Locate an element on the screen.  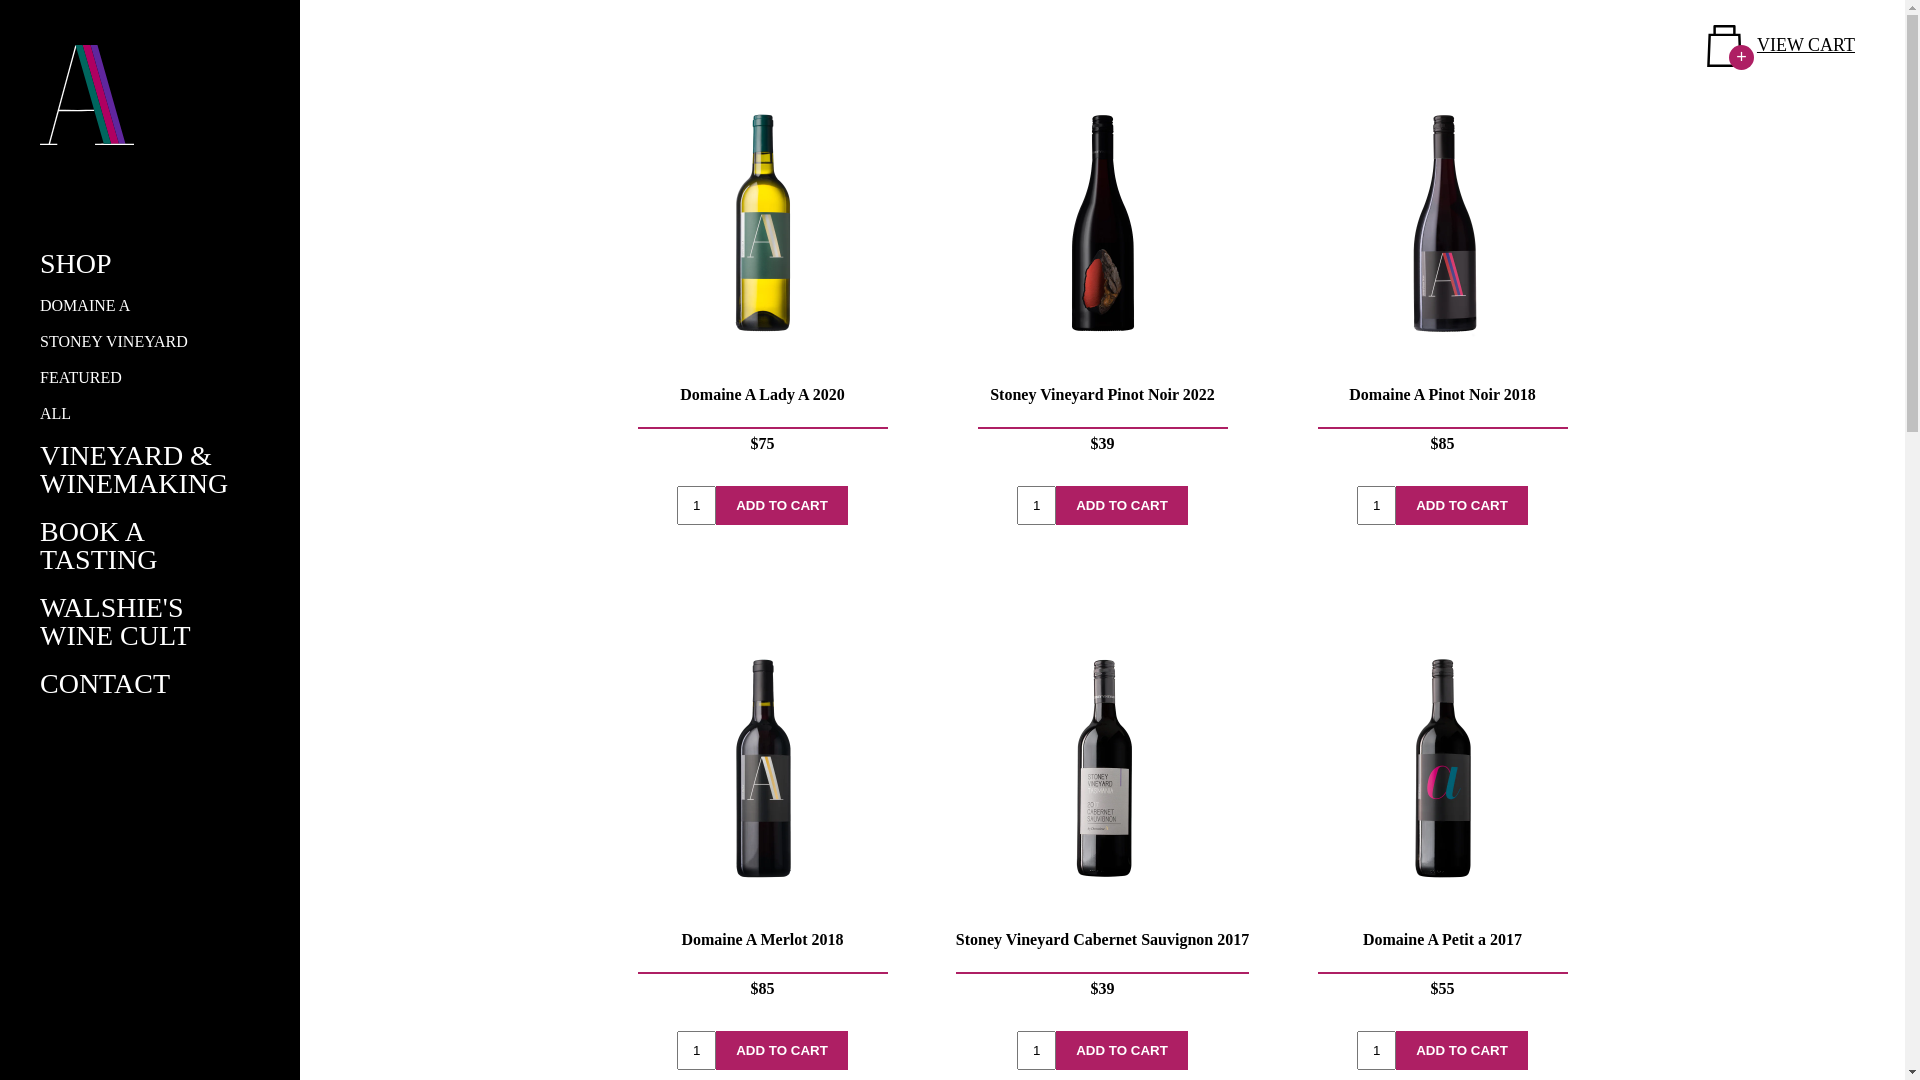
'ADD TO CART' is located at coordinates (781, 1049).